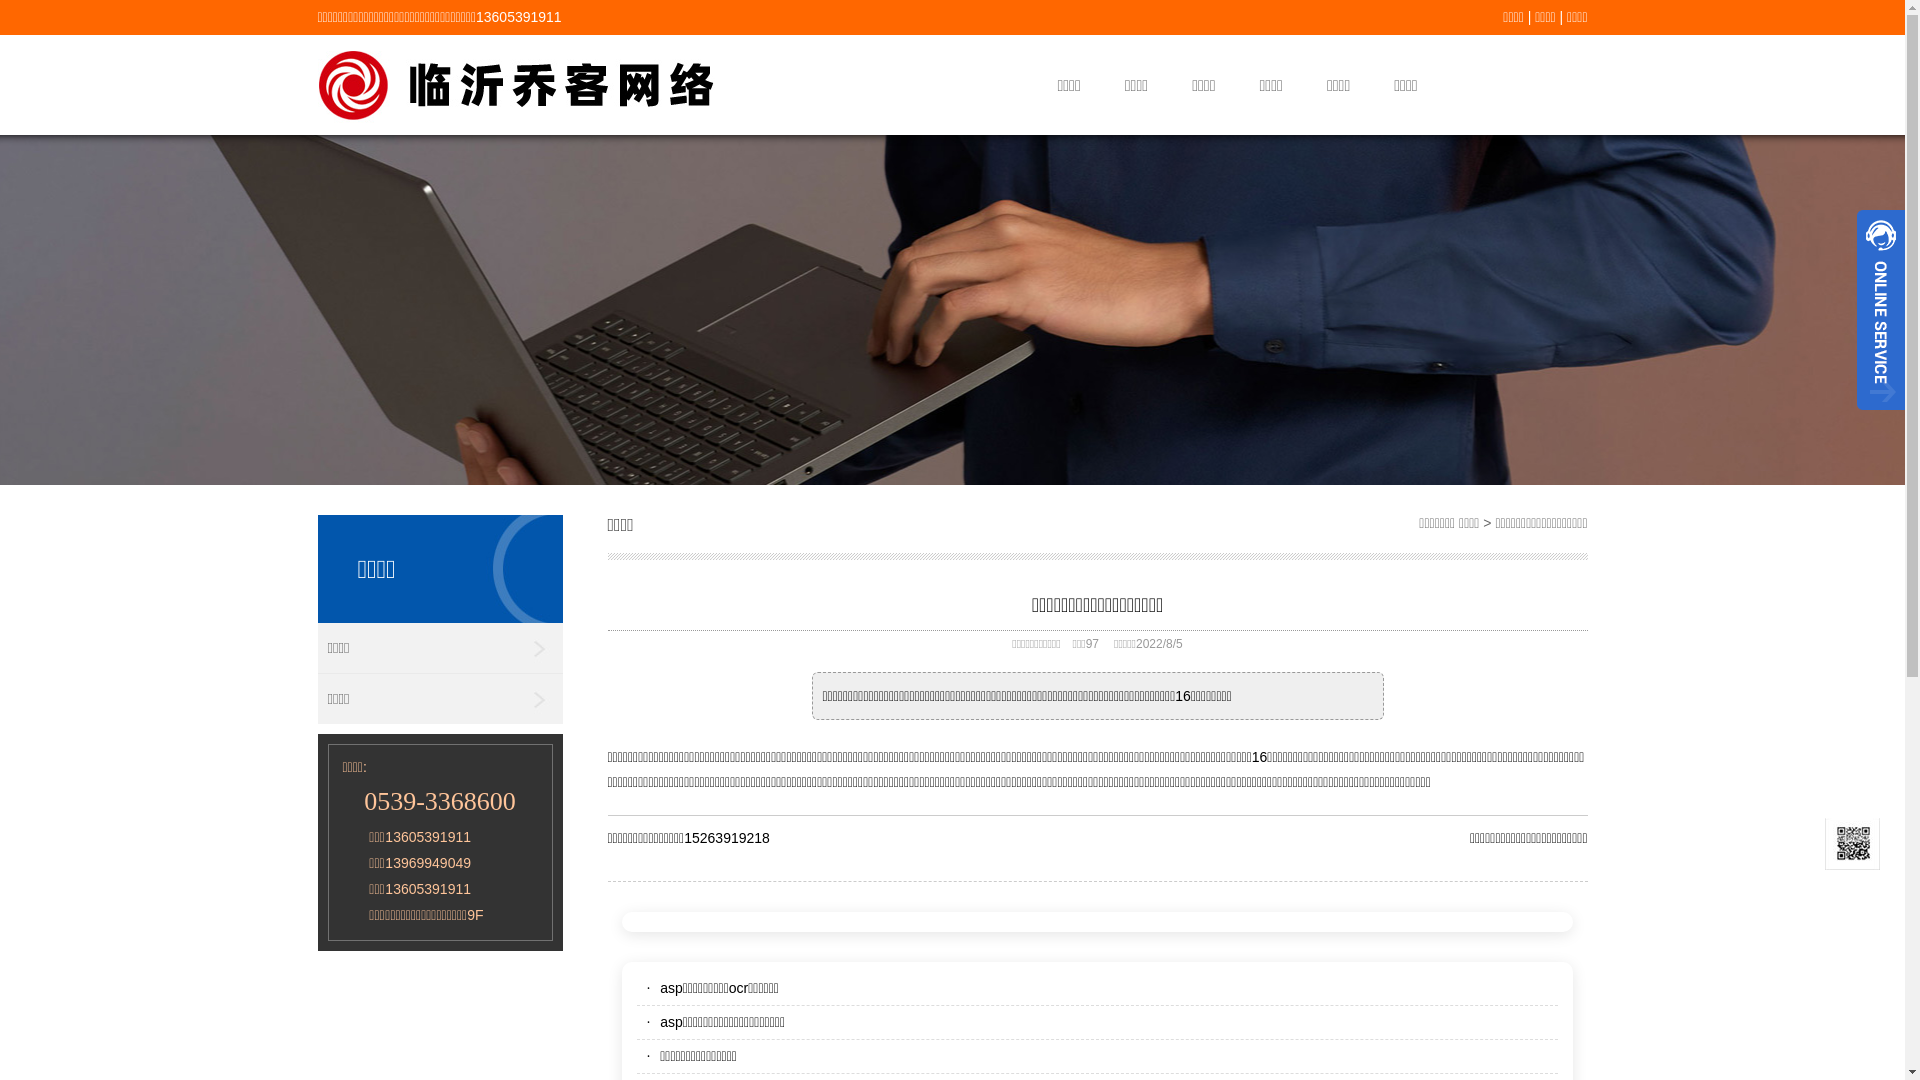 The image size is (1920, 1080). What do you see at coordinates (1880, 309) in the screenshot?
I see `' '` at bounding box center [1880, 309].